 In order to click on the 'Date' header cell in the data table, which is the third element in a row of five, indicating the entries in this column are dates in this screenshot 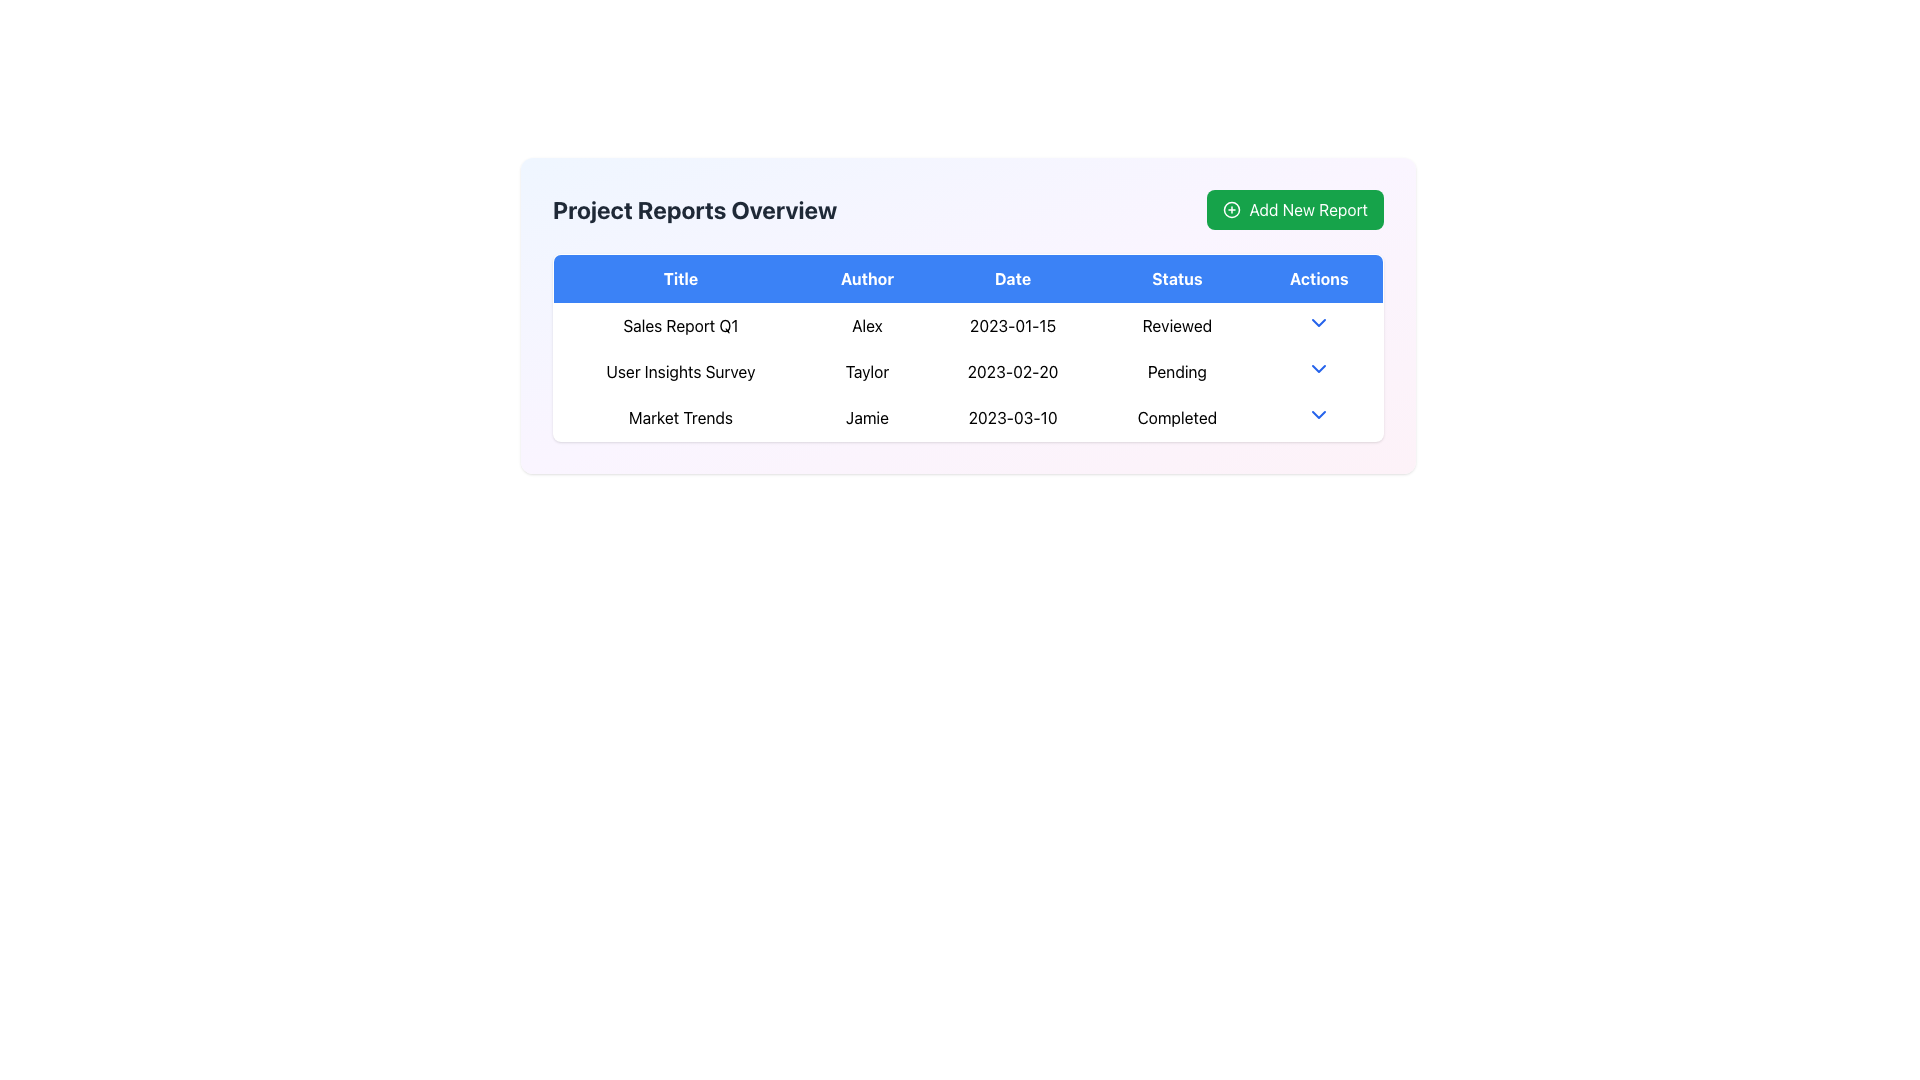, I will do `click(1012, 278)`.